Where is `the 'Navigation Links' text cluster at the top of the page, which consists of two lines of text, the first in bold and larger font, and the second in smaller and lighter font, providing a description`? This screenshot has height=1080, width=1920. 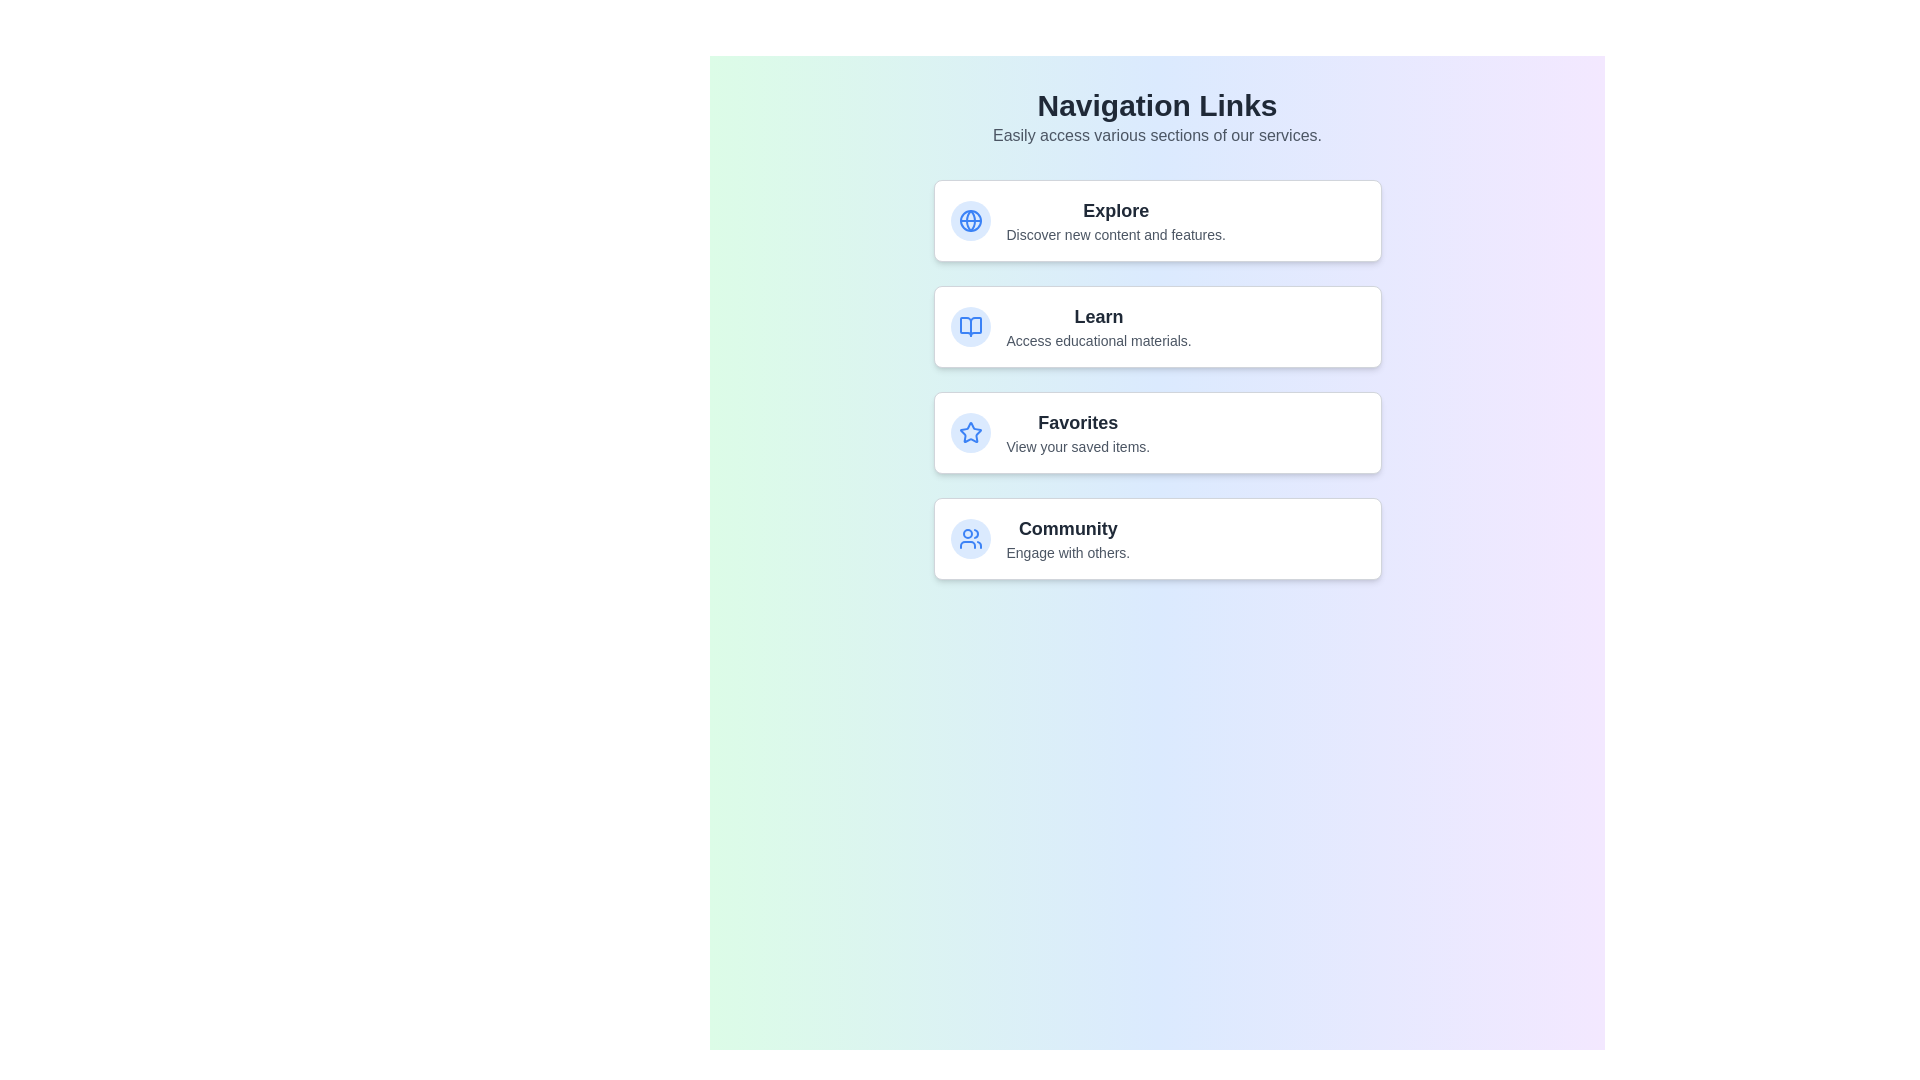
the 'Navigation Links' text cluster at the top of the page, which consists of two lines of text, the first in bold and larger font, and the second in smaller and lighter font, providing a description is located at coordinates (1157, 118).